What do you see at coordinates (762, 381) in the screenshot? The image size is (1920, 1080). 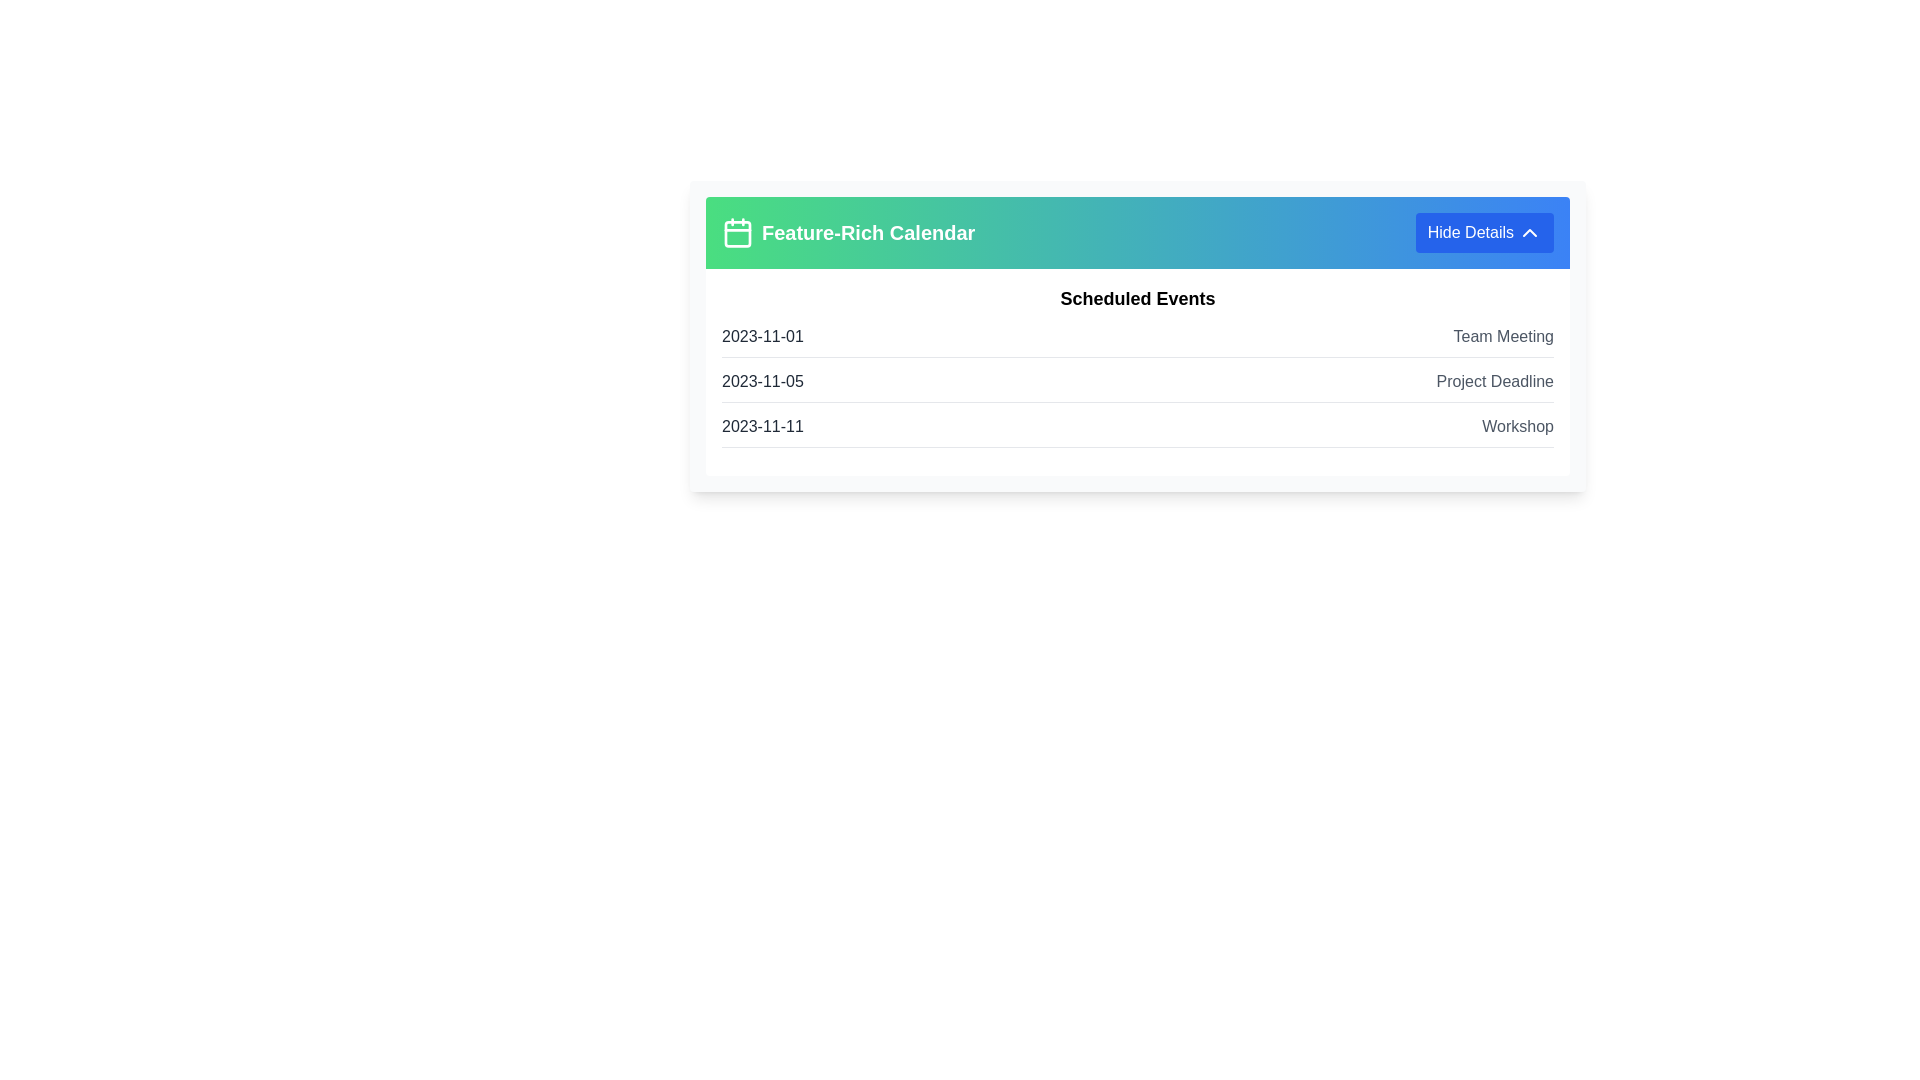 I see `the text label displaying the date '2023-11-05', which is the second date in the list of scheduled events under the 'Scheduled Events' heading` at bounding box center [762, 381].